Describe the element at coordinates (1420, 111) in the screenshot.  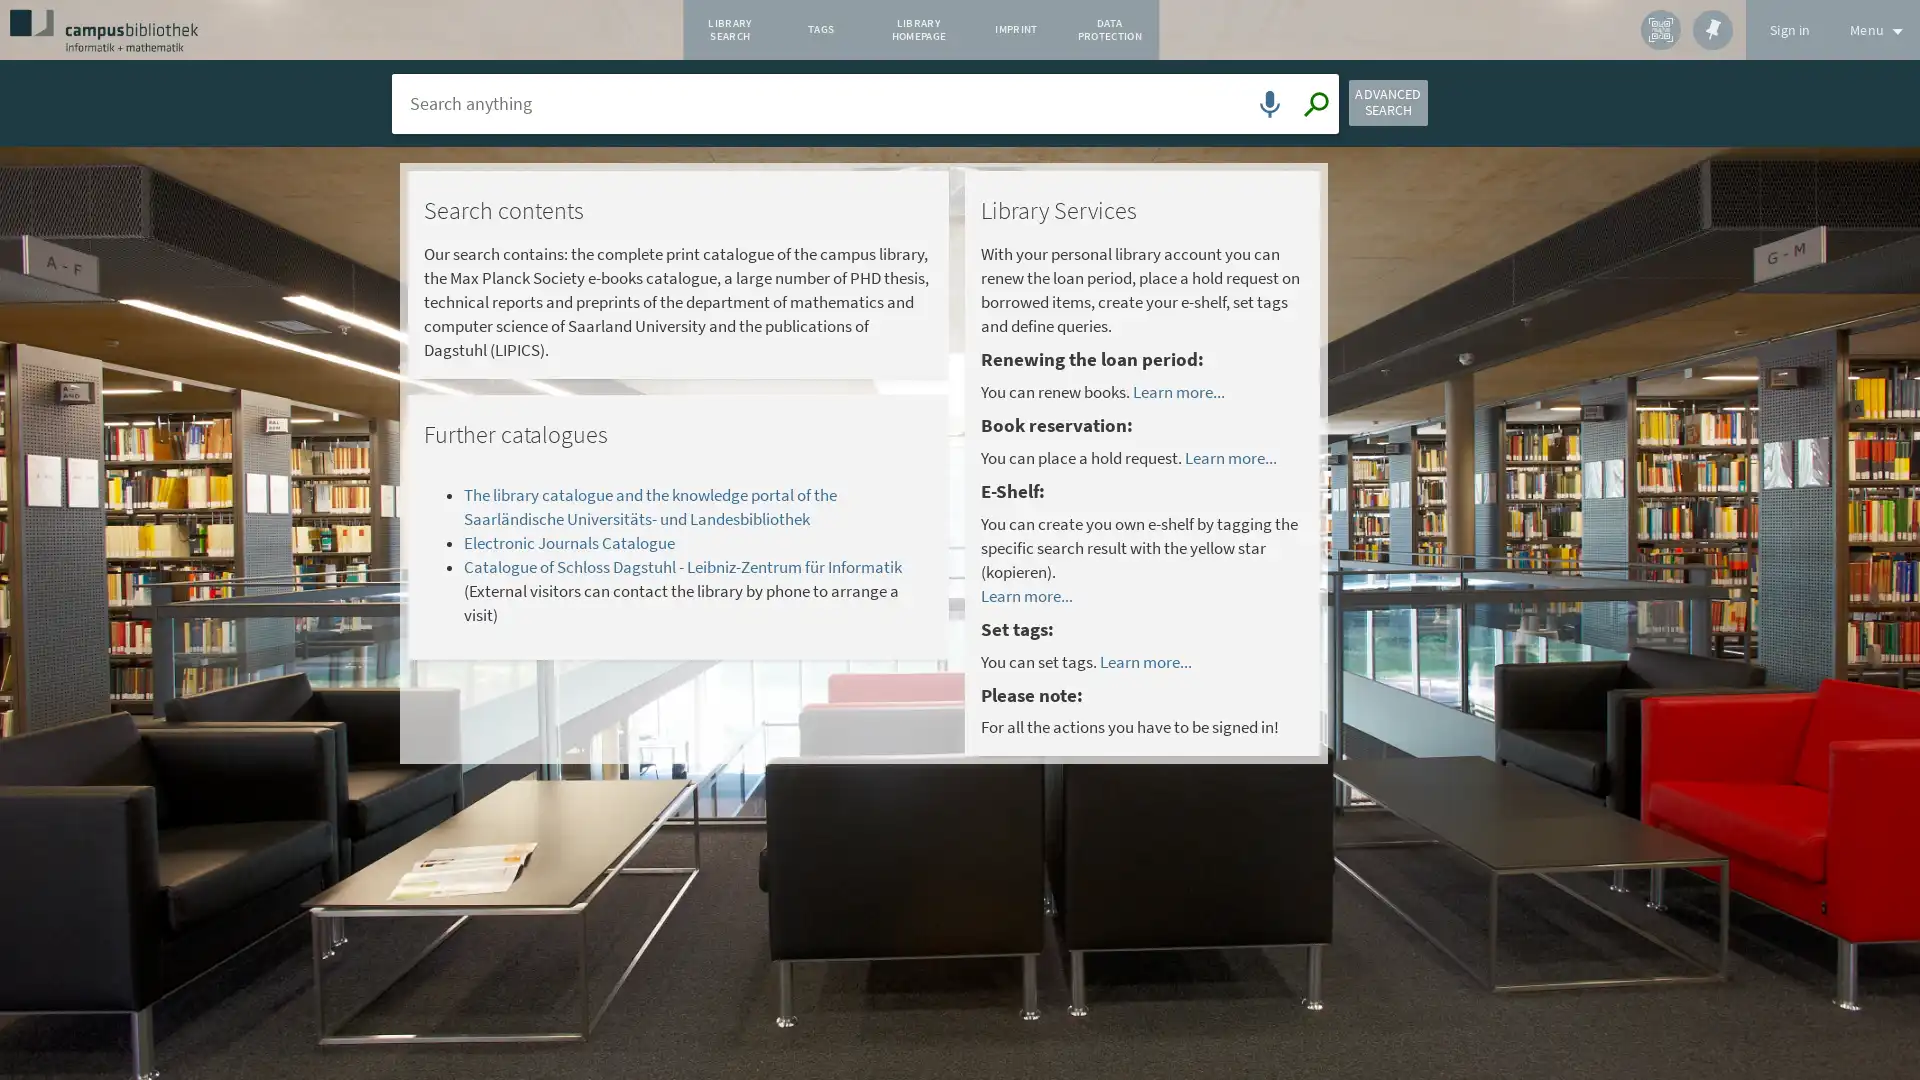
I see `Advanced Search` at that location.